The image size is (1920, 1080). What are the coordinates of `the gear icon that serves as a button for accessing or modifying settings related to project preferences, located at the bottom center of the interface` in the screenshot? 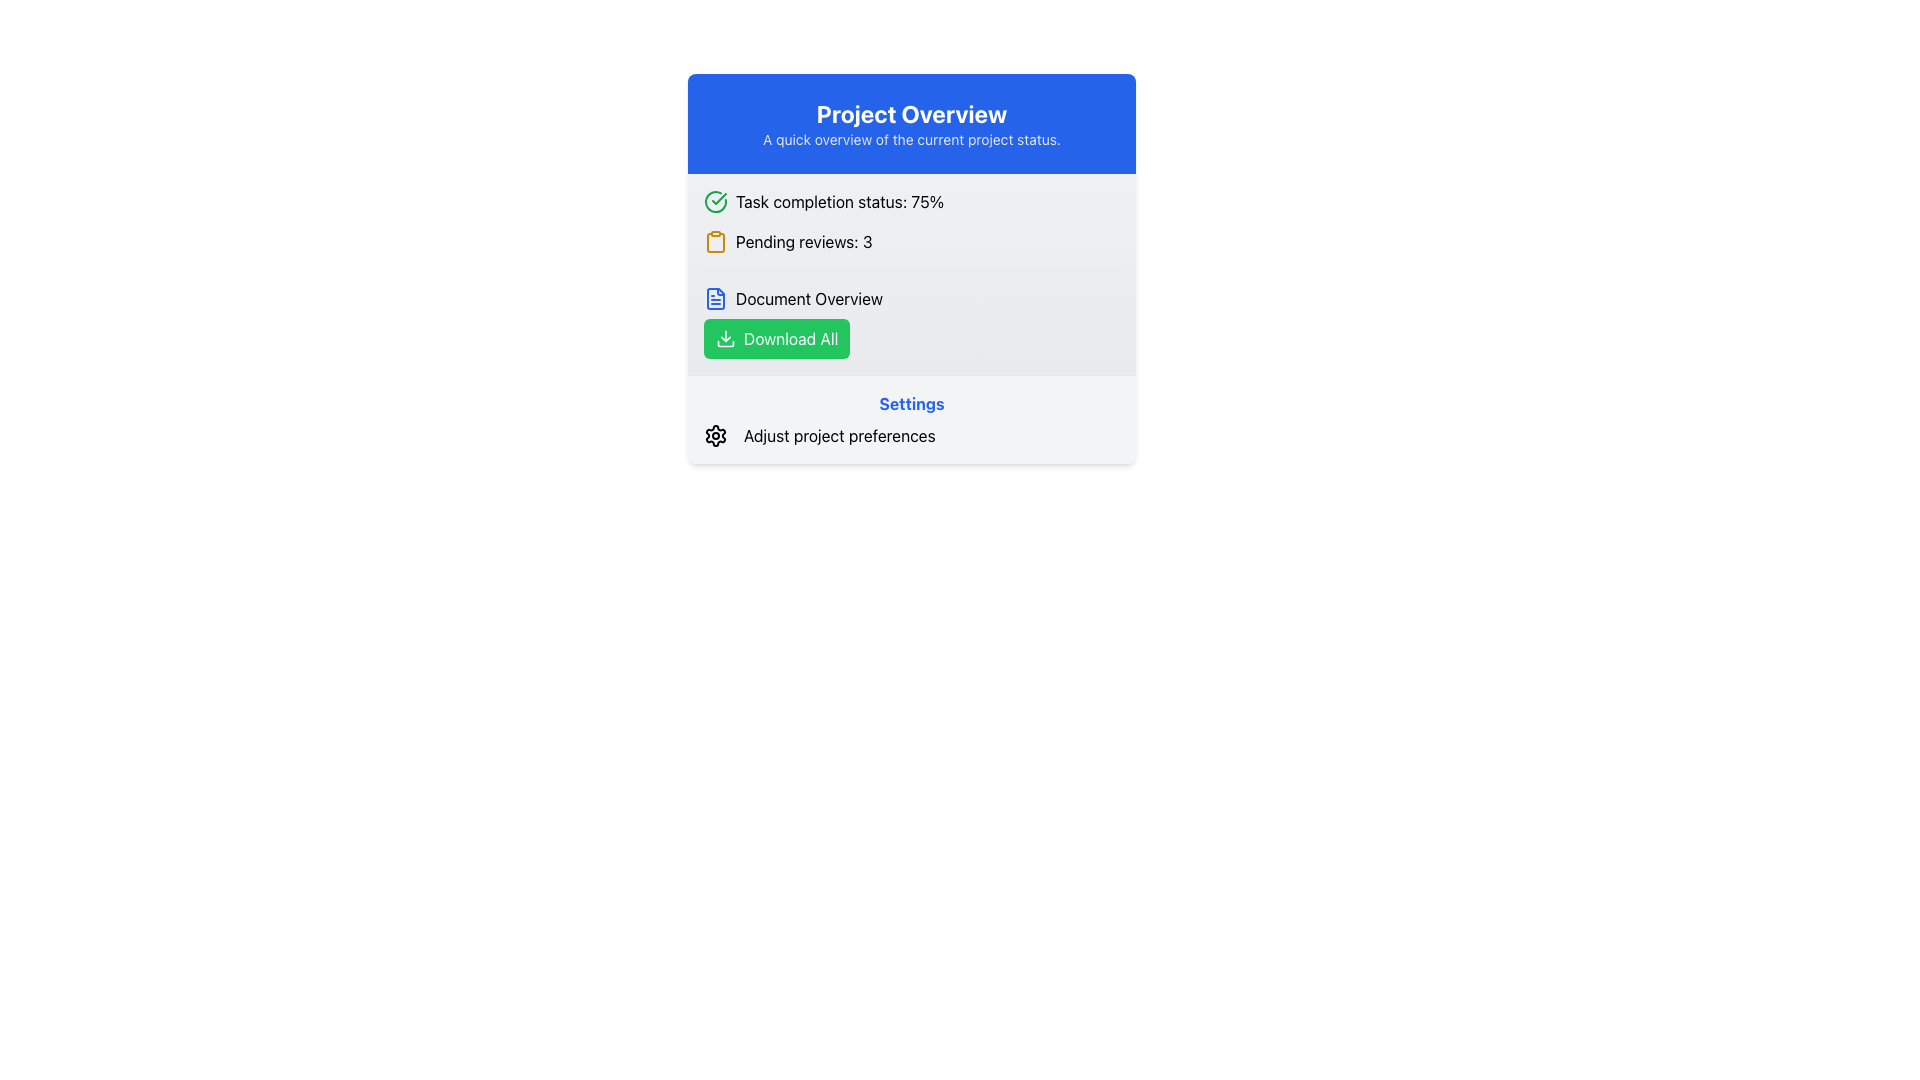 It's located at (715, 434).